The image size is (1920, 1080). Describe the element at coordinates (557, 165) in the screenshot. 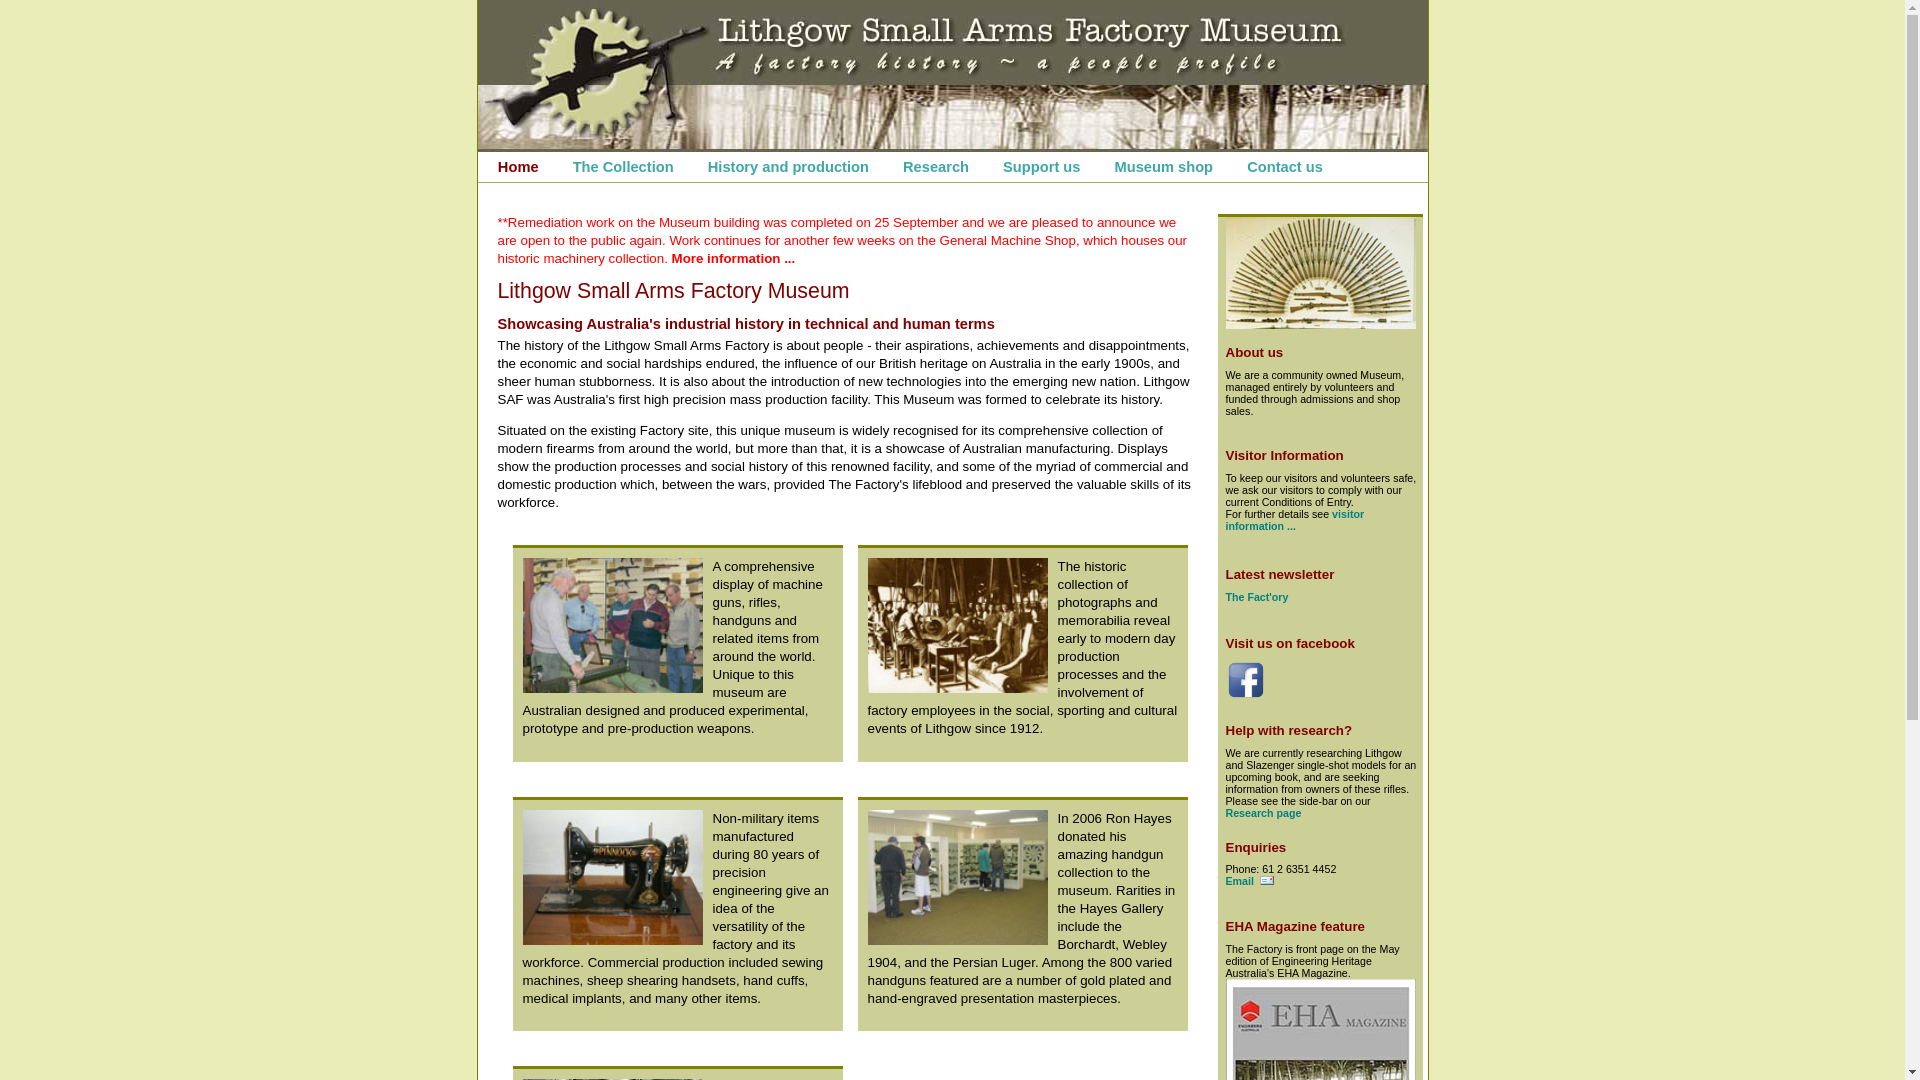

I see `'The Collection'` at that location.